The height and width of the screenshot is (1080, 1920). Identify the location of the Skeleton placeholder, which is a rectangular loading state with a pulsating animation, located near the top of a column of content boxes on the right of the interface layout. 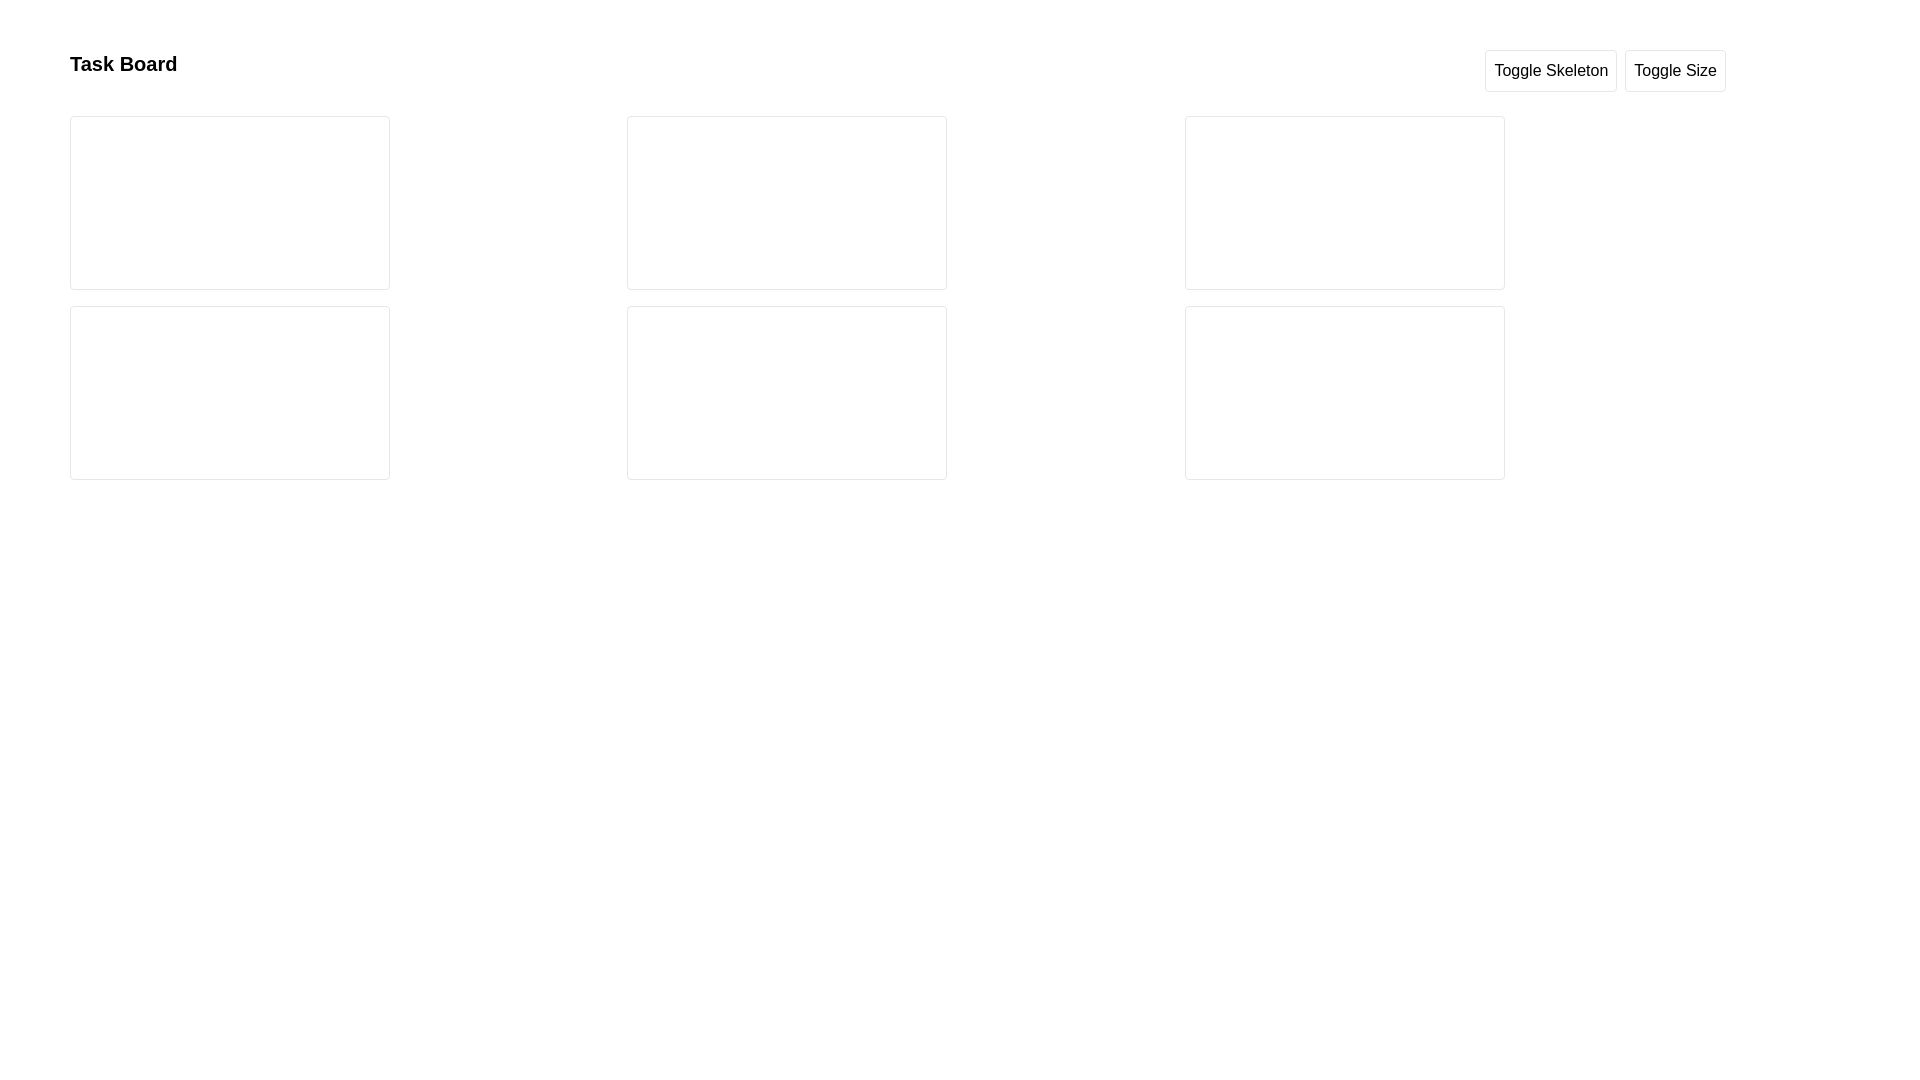
(1344, 199).